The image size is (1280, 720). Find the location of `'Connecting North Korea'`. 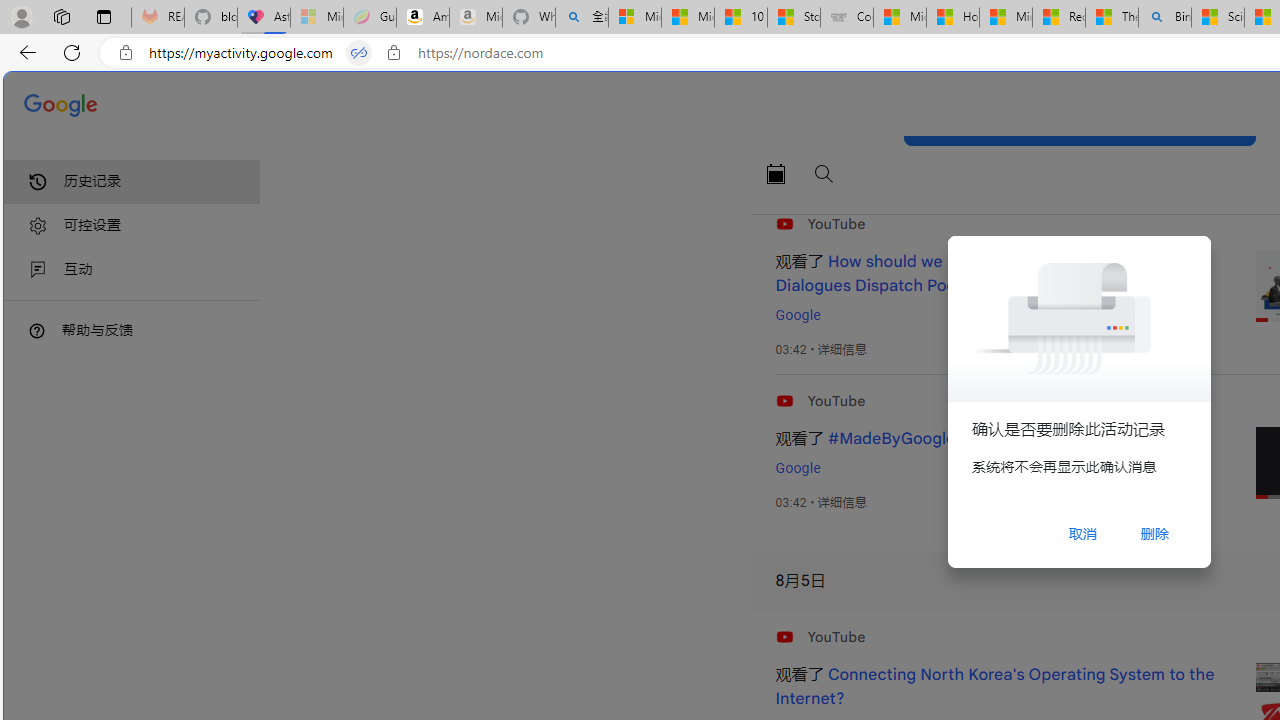

'Connecting North Korea' is located at coordinates (994, 686).